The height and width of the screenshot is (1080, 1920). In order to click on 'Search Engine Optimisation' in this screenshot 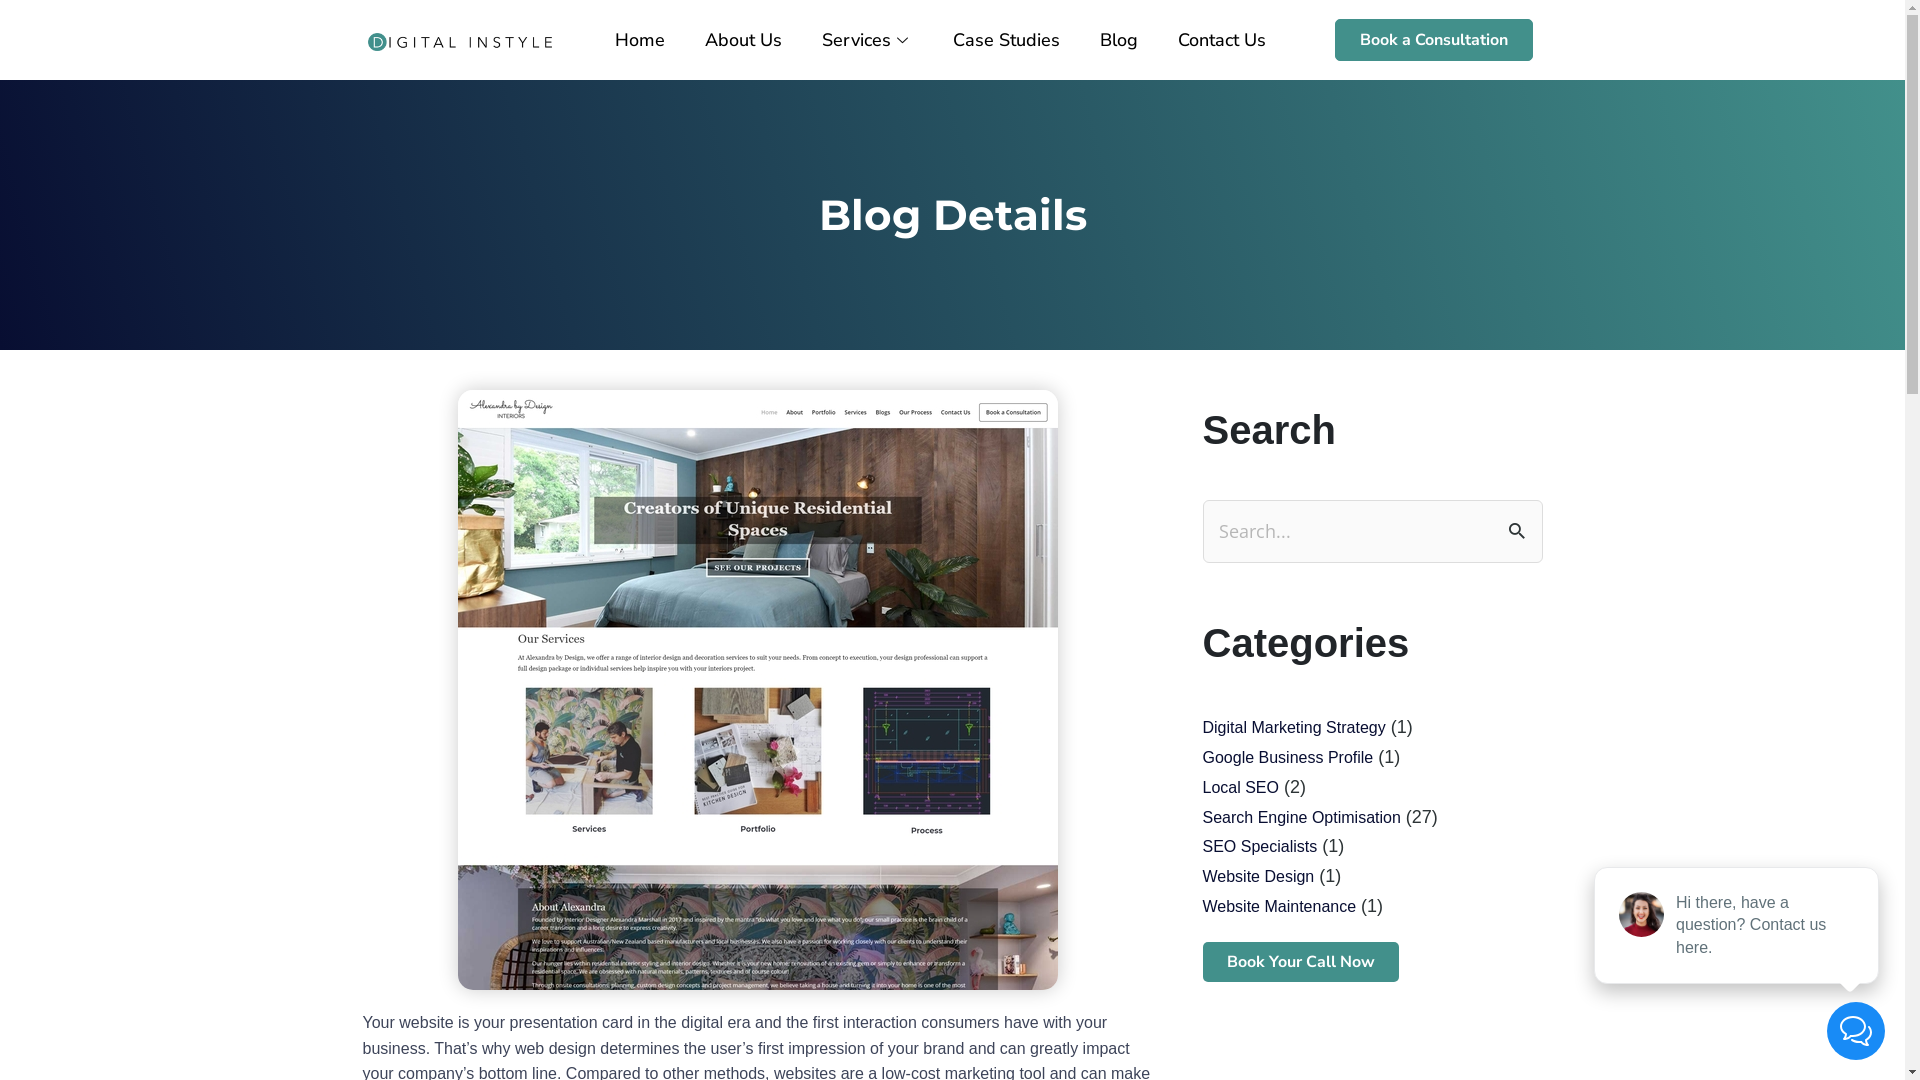, I will do `click(1200, 817)`.